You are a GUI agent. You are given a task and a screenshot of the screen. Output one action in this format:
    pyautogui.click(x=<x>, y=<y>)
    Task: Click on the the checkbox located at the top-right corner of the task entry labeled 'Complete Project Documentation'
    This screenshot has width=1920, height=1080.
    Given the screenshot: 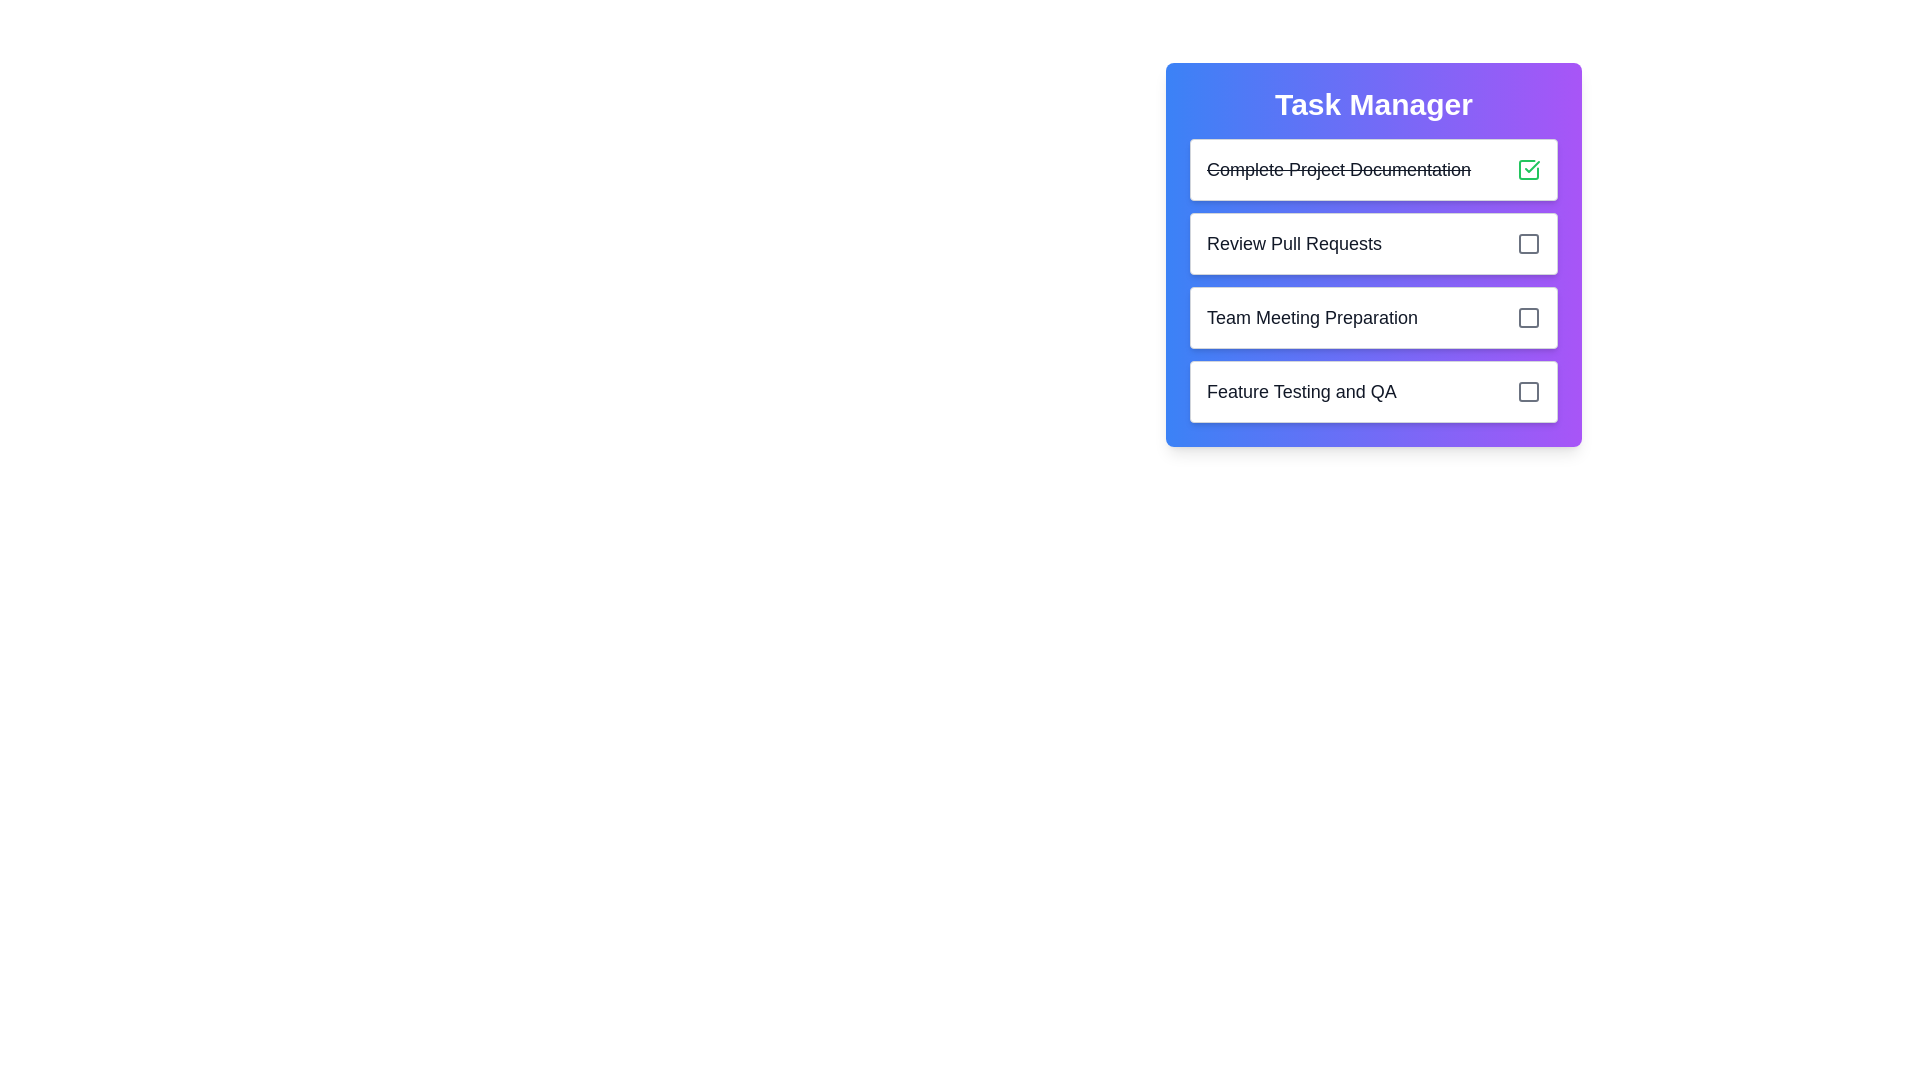 What is the action you would take?
    pyautogui.click(x=1528, y=168)
    